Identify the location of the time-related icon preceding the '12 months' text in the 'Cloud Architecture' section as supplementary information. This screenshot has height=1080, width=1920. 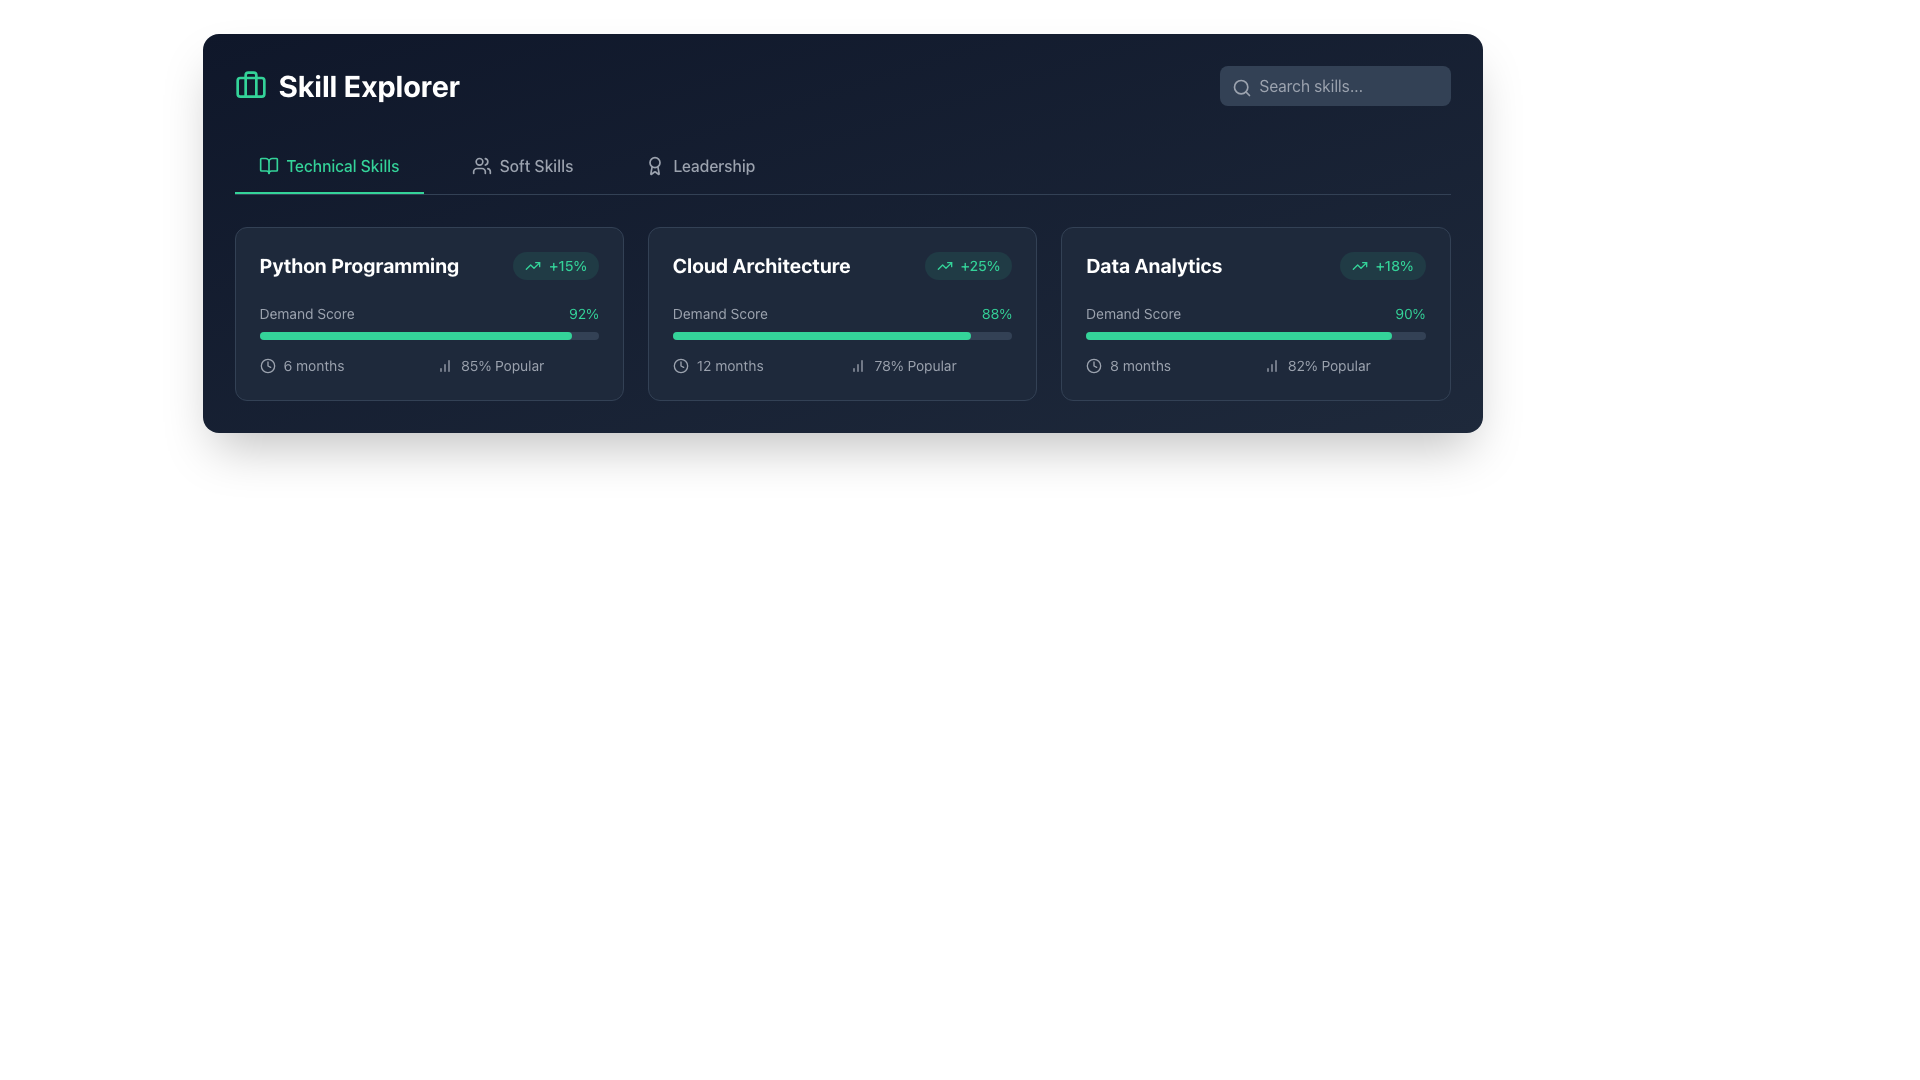
(680, 366).